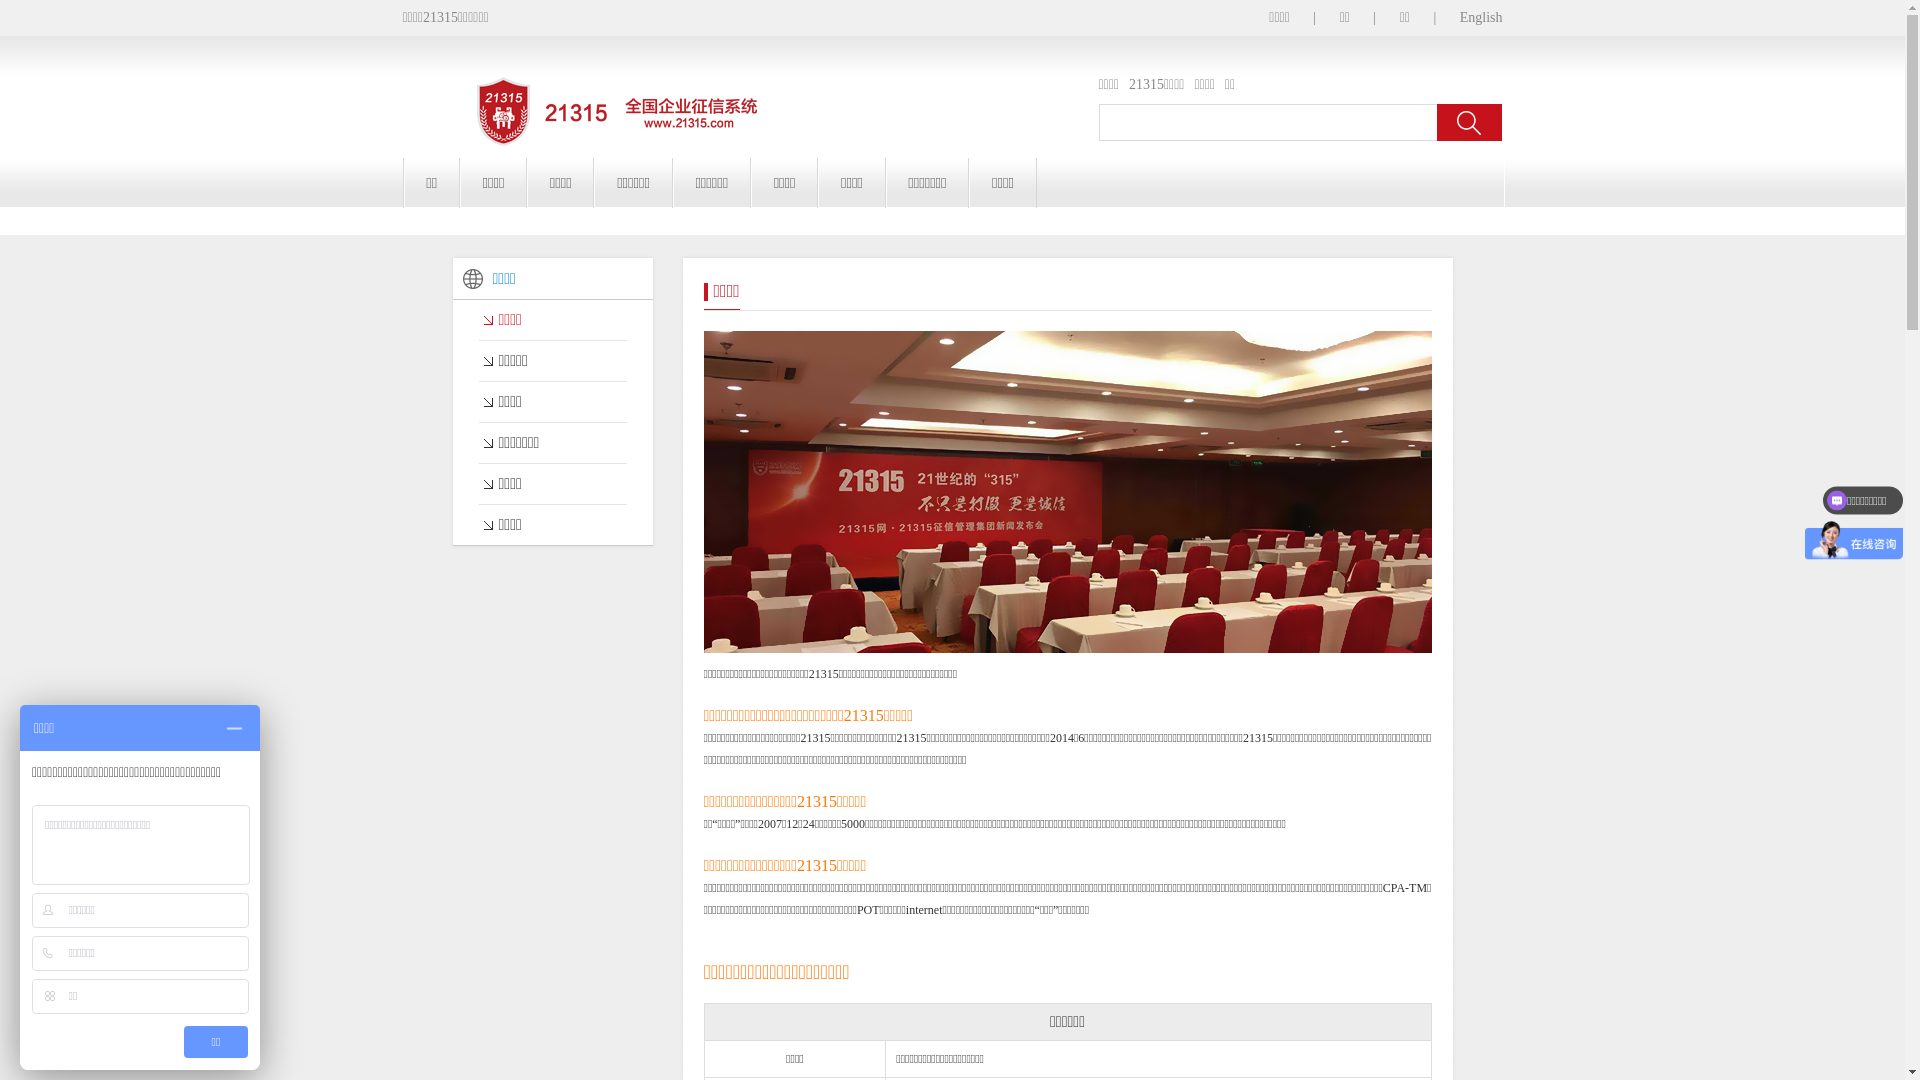 The image size is (1920, 1080). Describe the element at coordinates (1481, 17) in the screenshot. I see `'English'` at that location.